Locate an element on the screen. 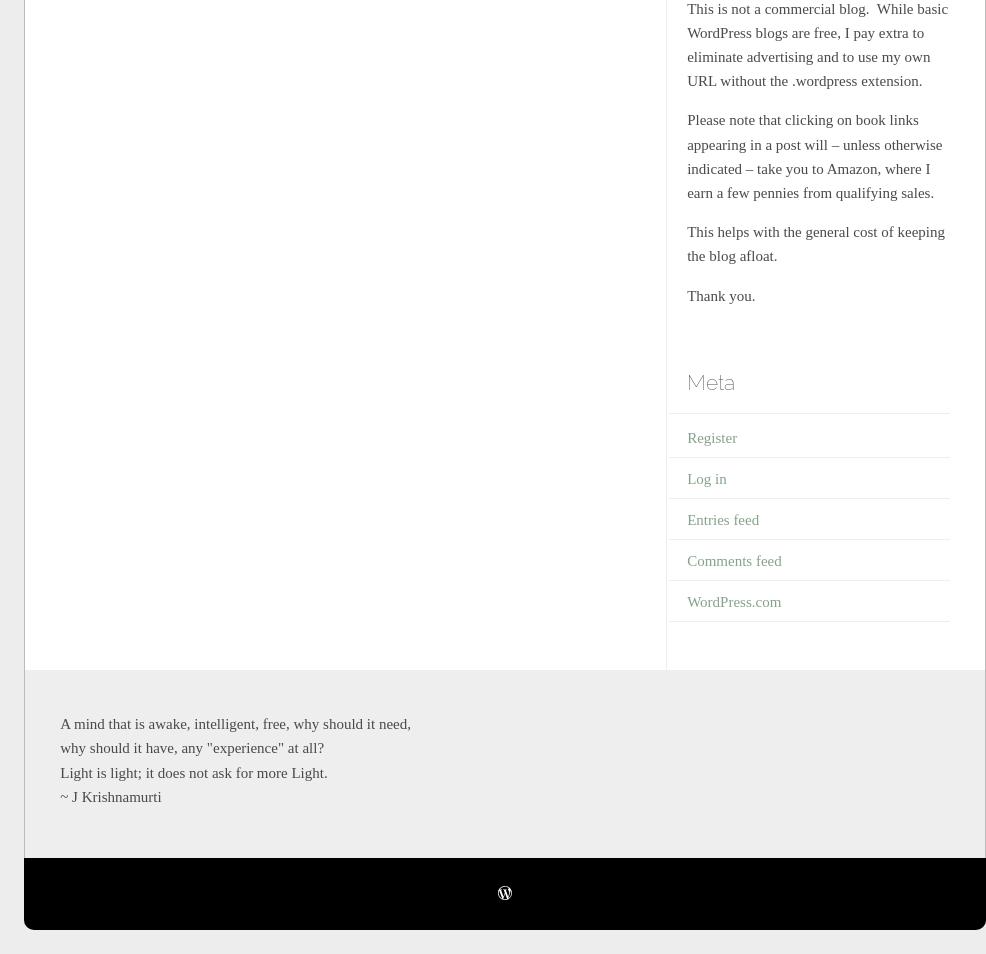 The image size is (986, 954). 'why should it have, any "experience" at all?' is located at coordinates (190, 748).